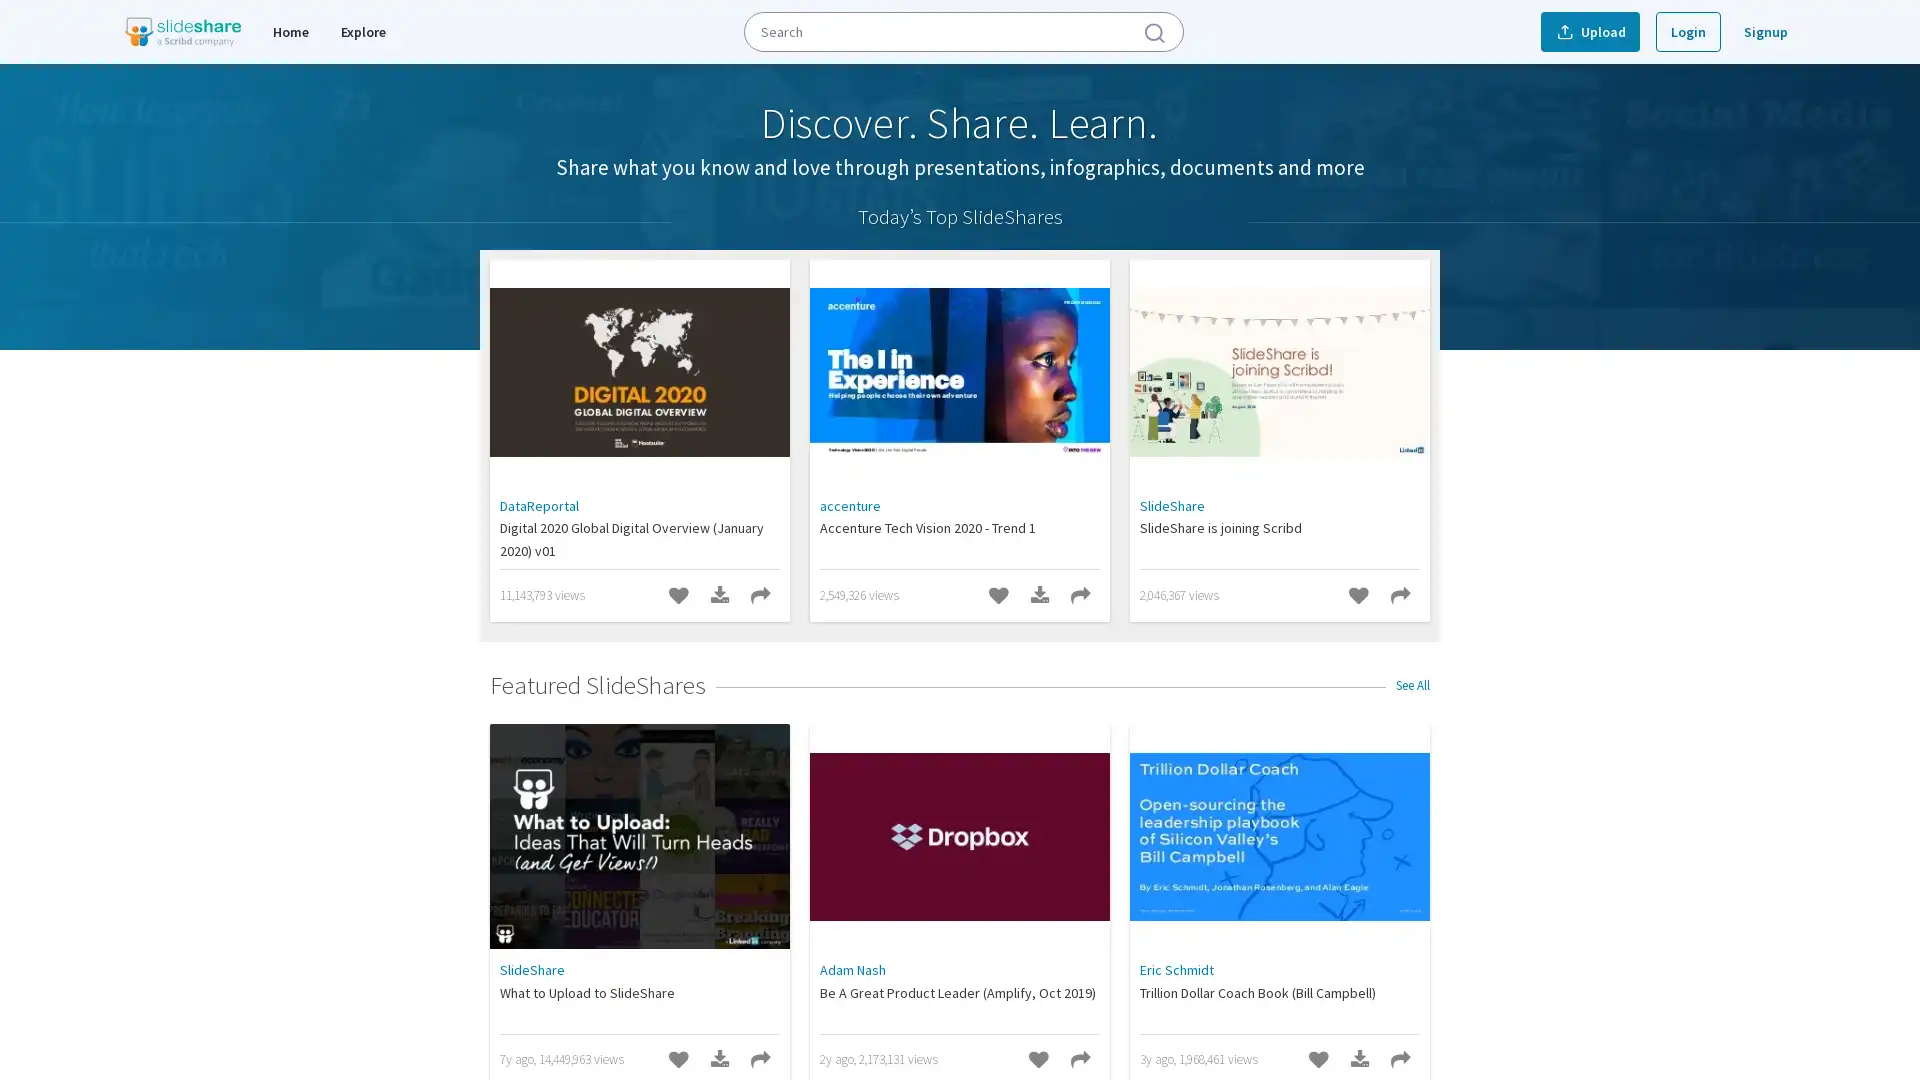 The image size is (1920, 1080). I want to click on Like Trillion Dollar Coach Book (Bill Campbell) SlideShare., so click(1320, 1058).